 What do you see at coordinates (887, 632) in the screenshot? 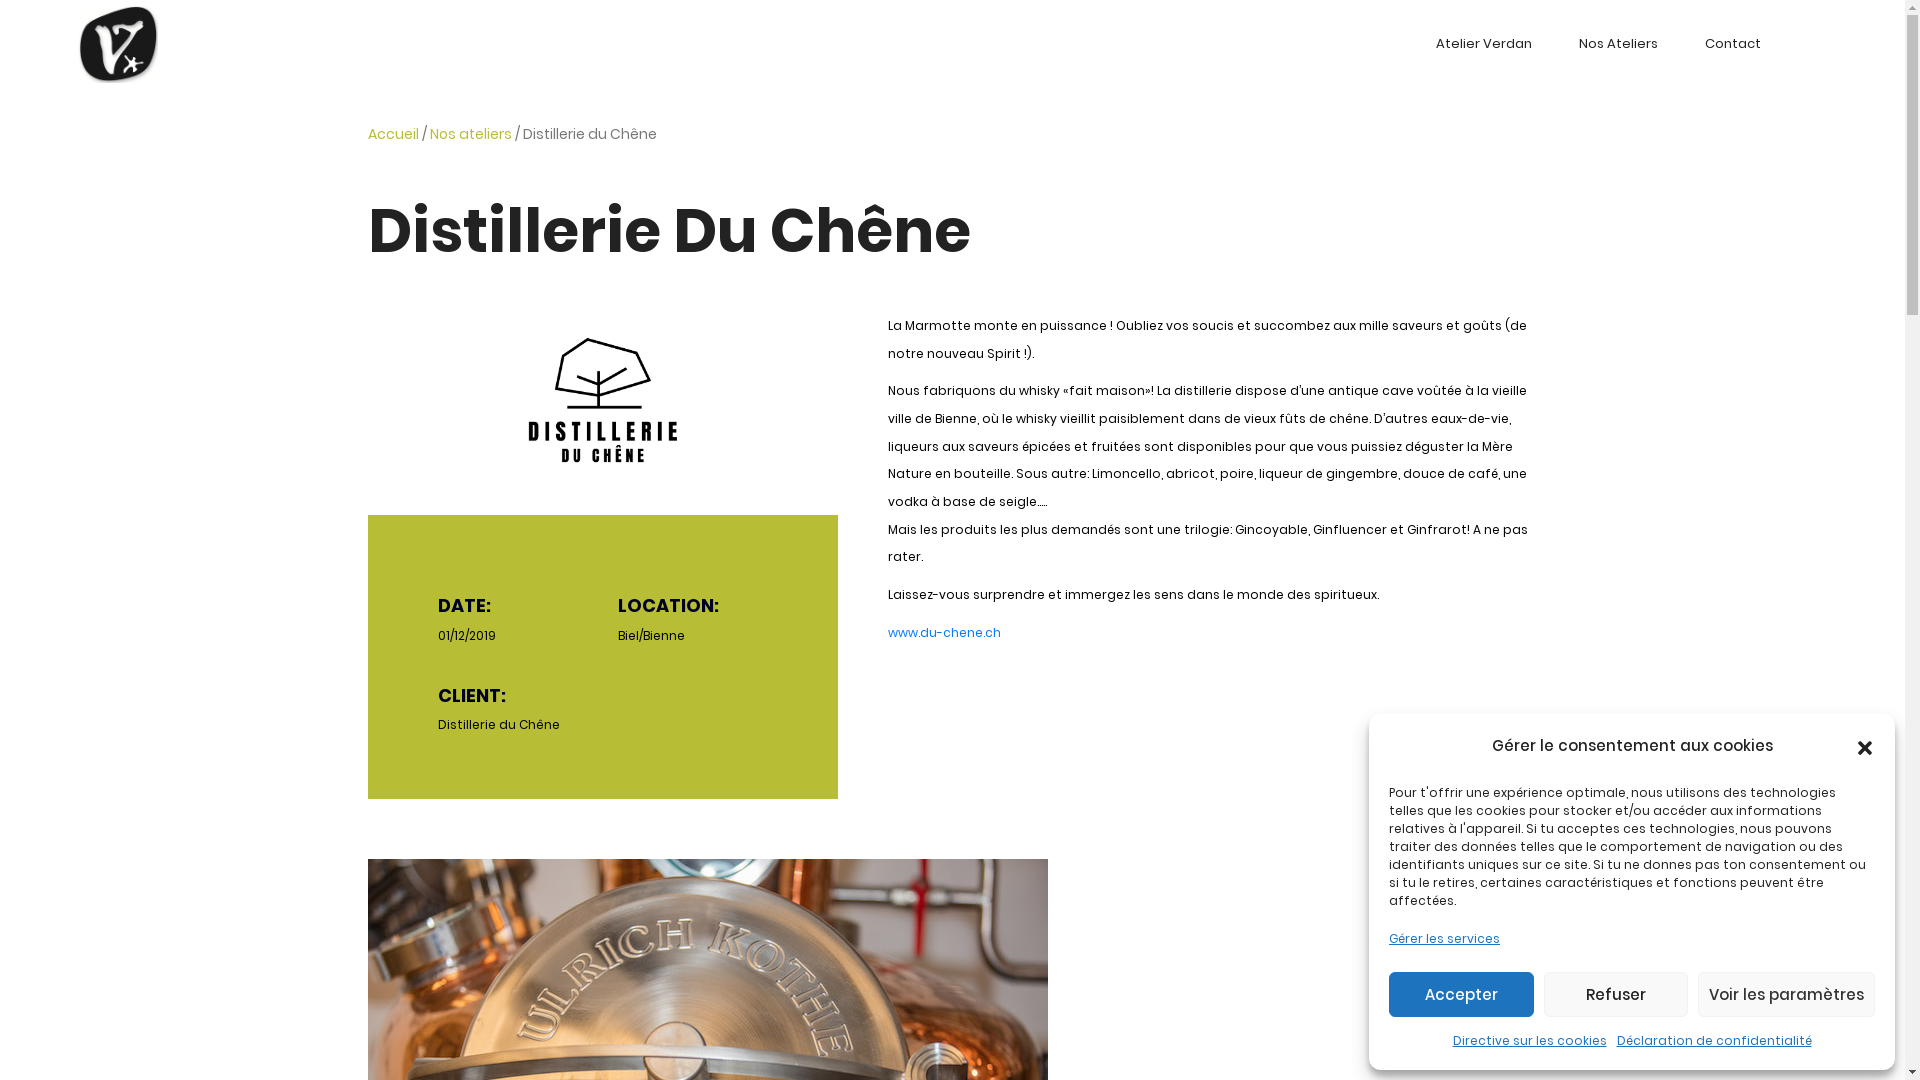
I see `'www.du-chene.ch'` at bounding box center [887, 632].